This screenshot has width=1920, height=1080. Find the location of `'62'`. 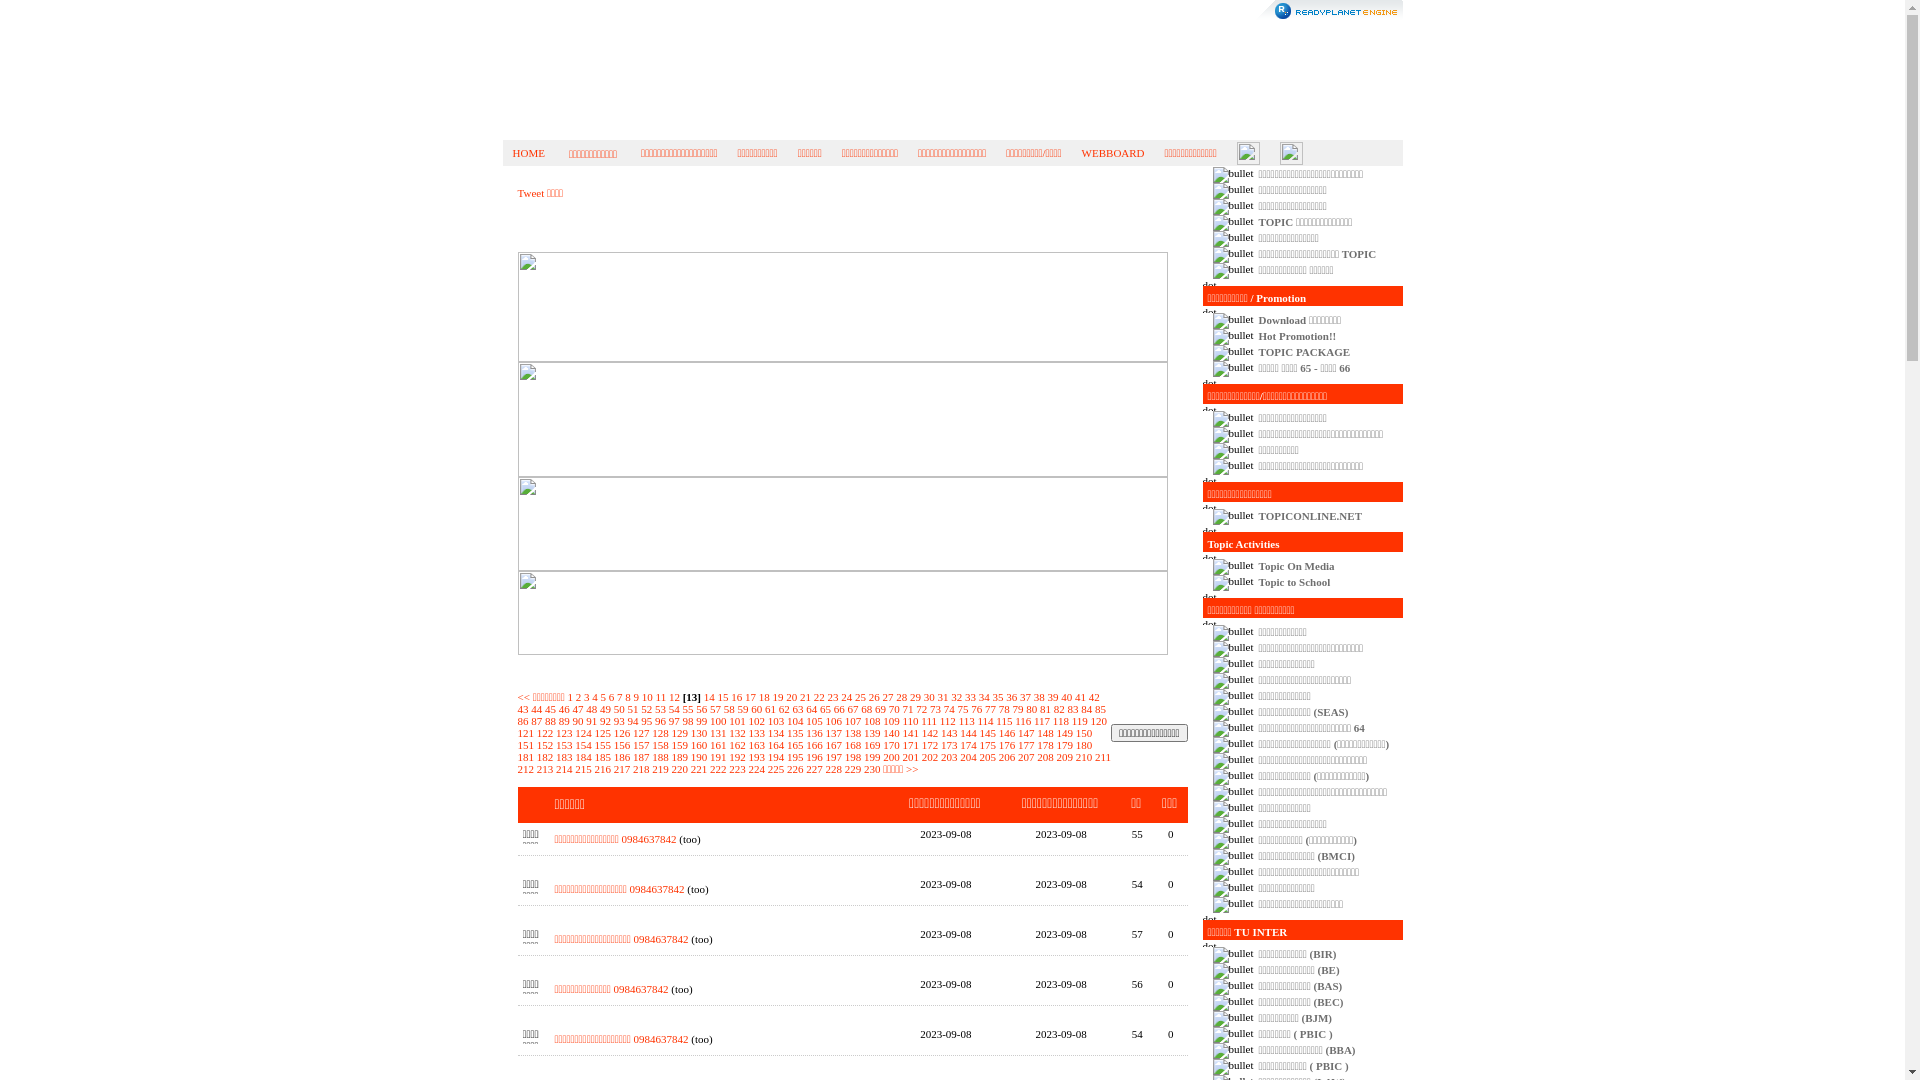

'62' is located at coordinates (783, 708).